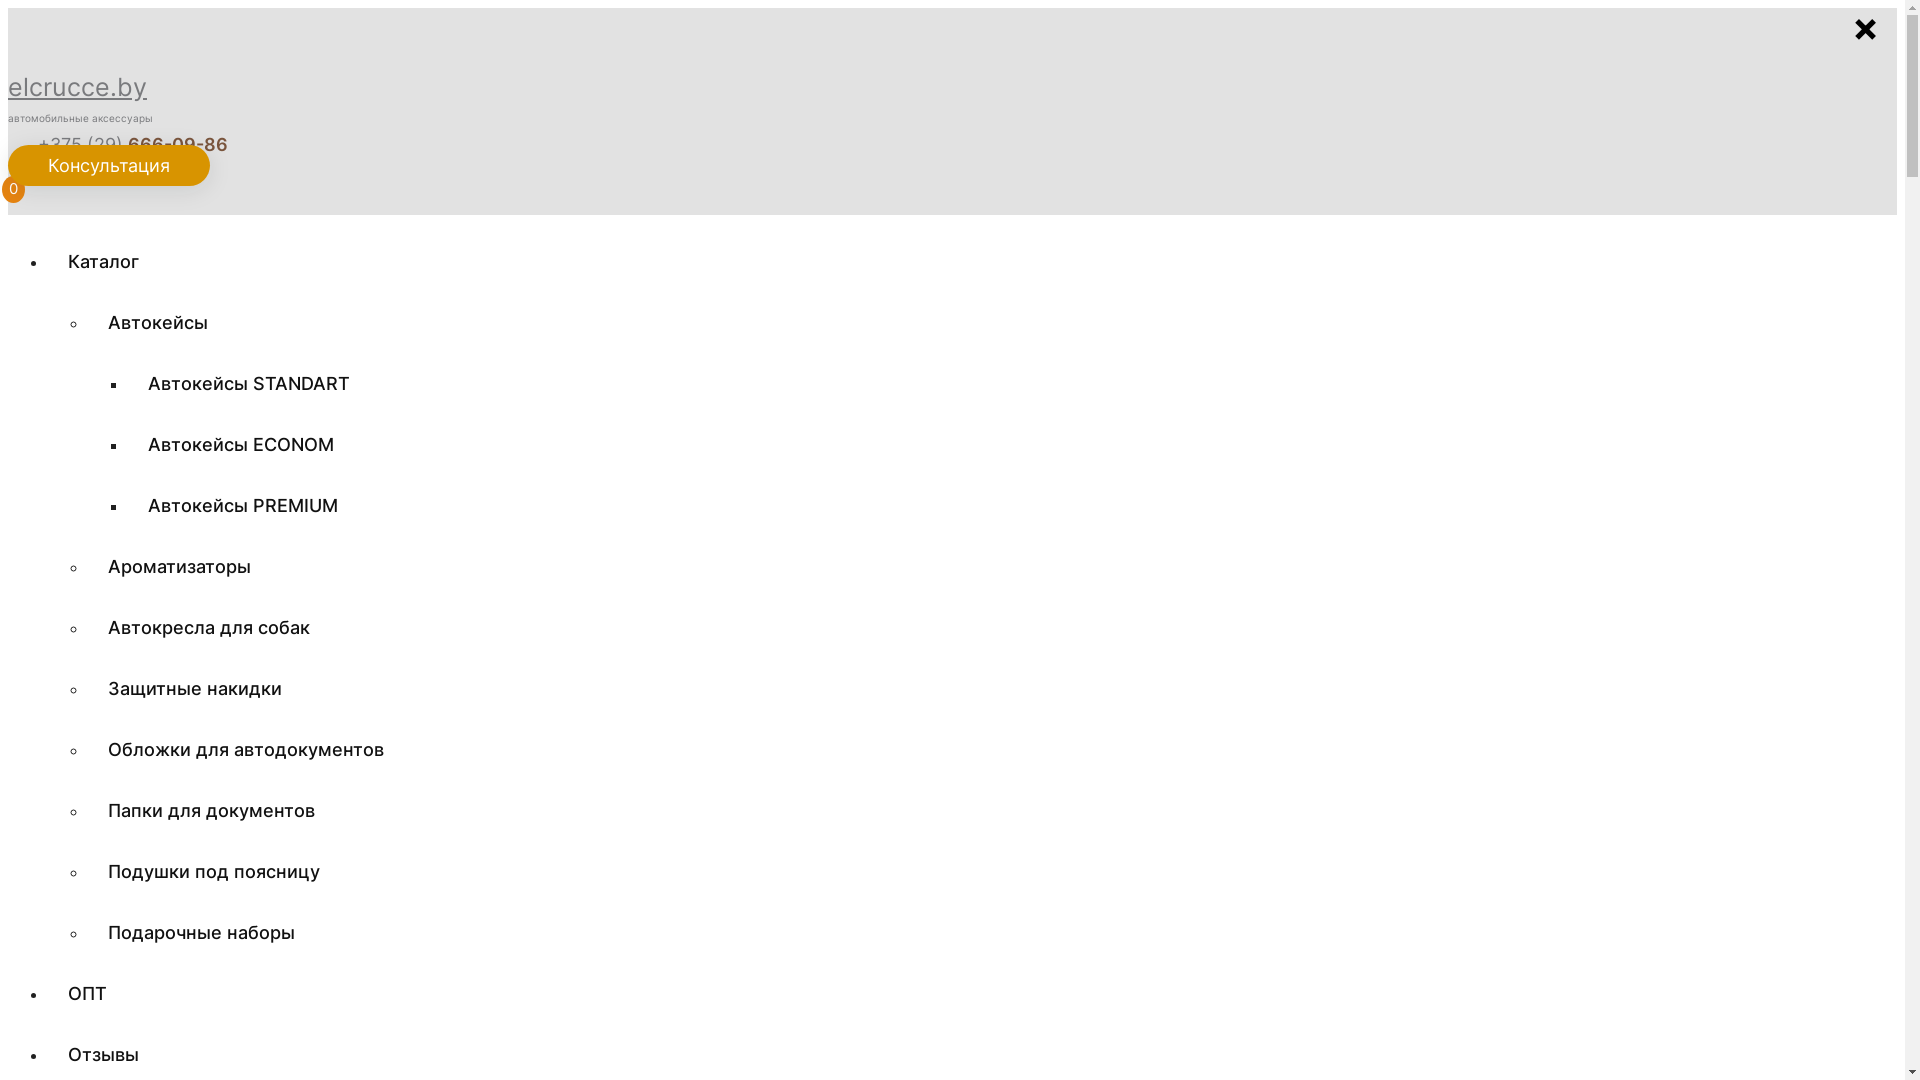  What do you see at coordinates (16, 194) in the screenshot?
I see `'0'` at bounding box center [16, 194].